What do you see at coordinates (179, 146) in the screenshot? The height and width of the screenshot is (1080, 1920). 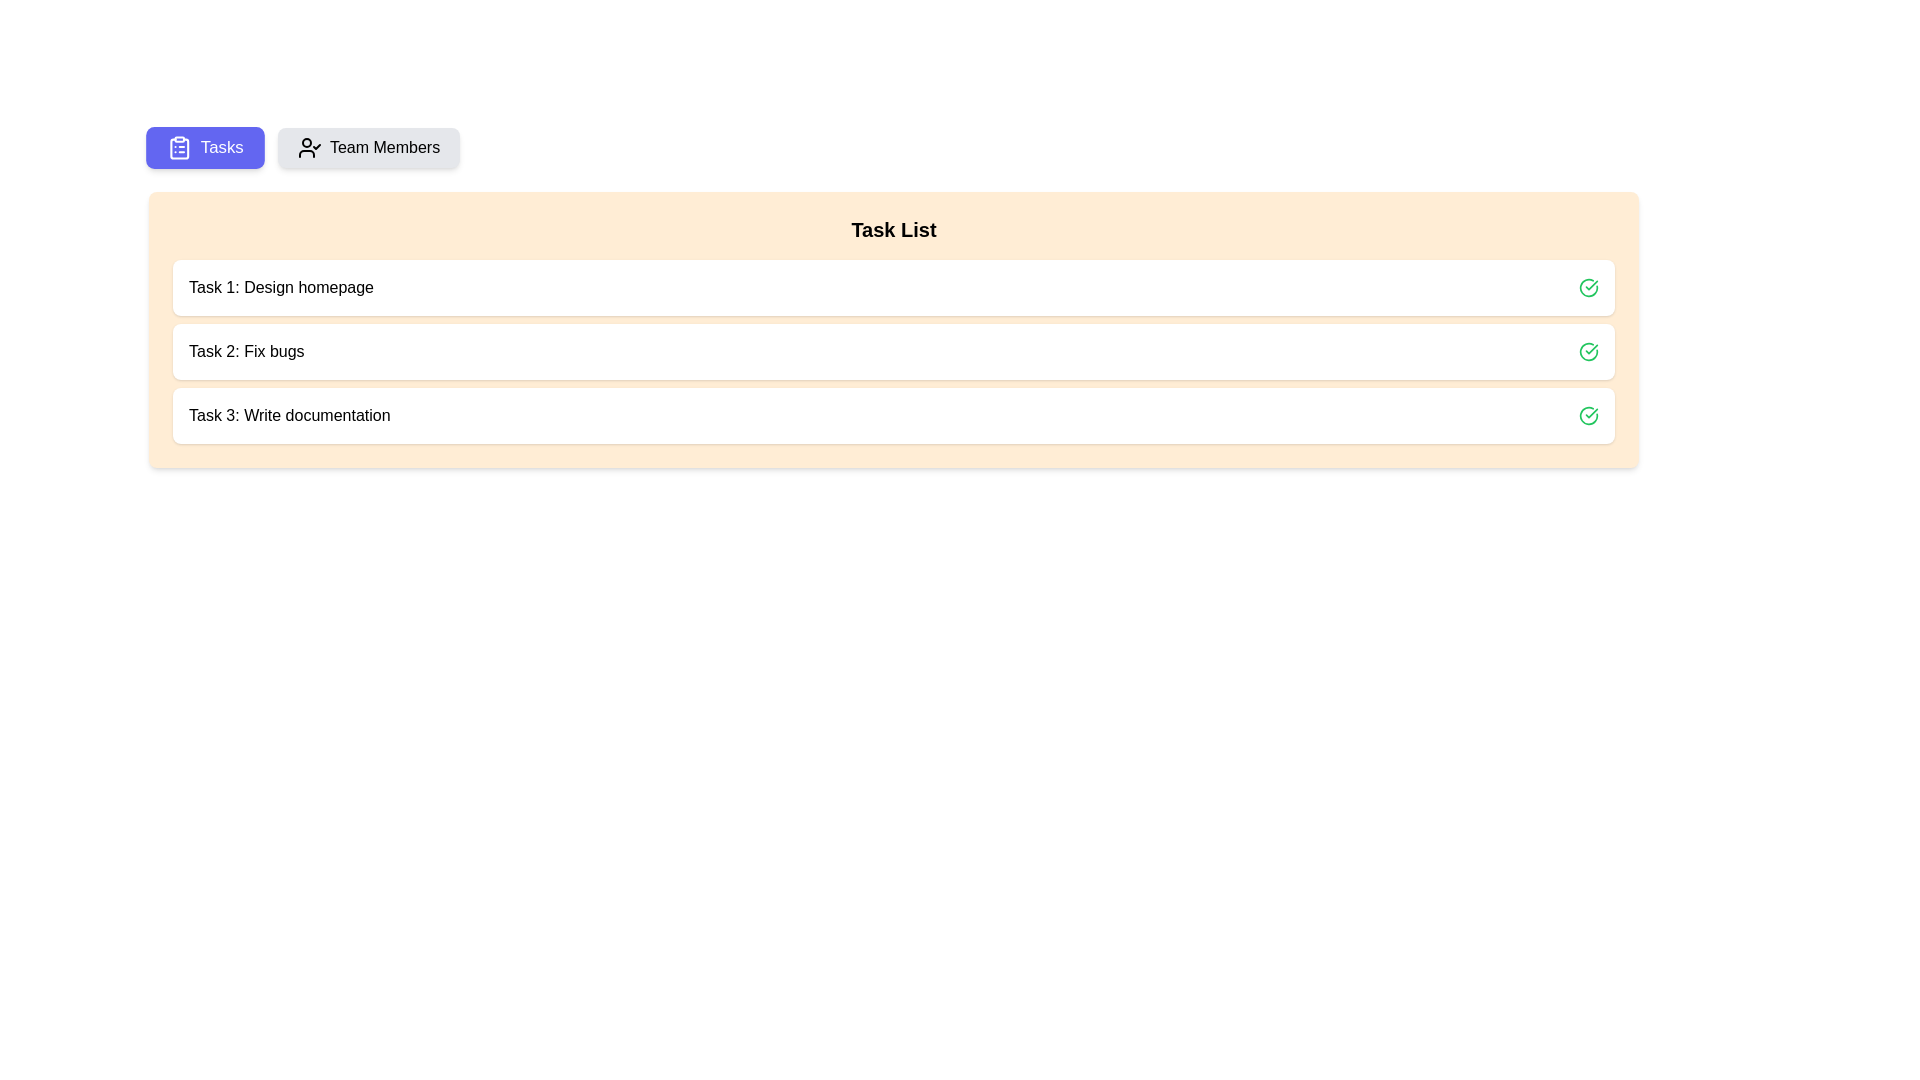 I see `the clipboard icon located at the leftmost side of the 'Tasks' button in the top-left area of the interface` at bounding box center [179, 146].